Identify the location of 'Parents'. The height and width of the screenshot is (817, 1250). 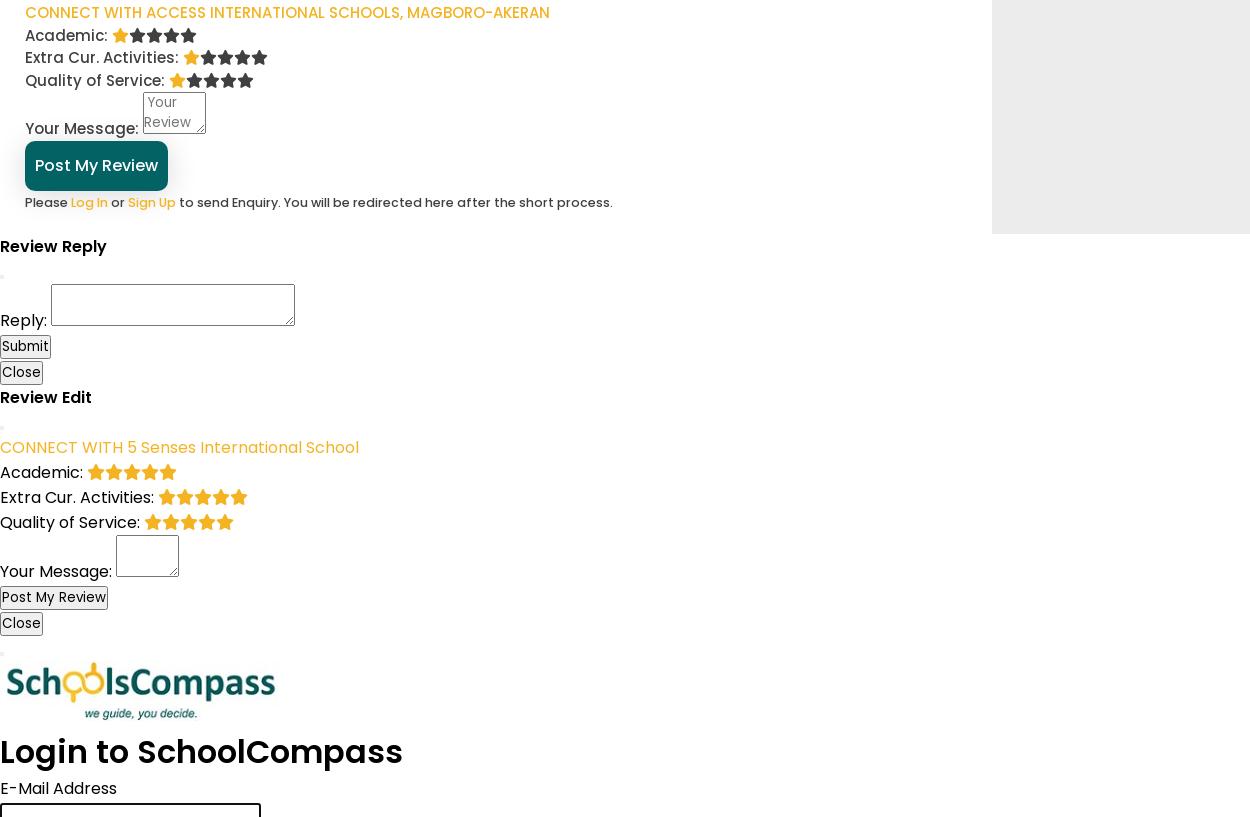
(150, 68).